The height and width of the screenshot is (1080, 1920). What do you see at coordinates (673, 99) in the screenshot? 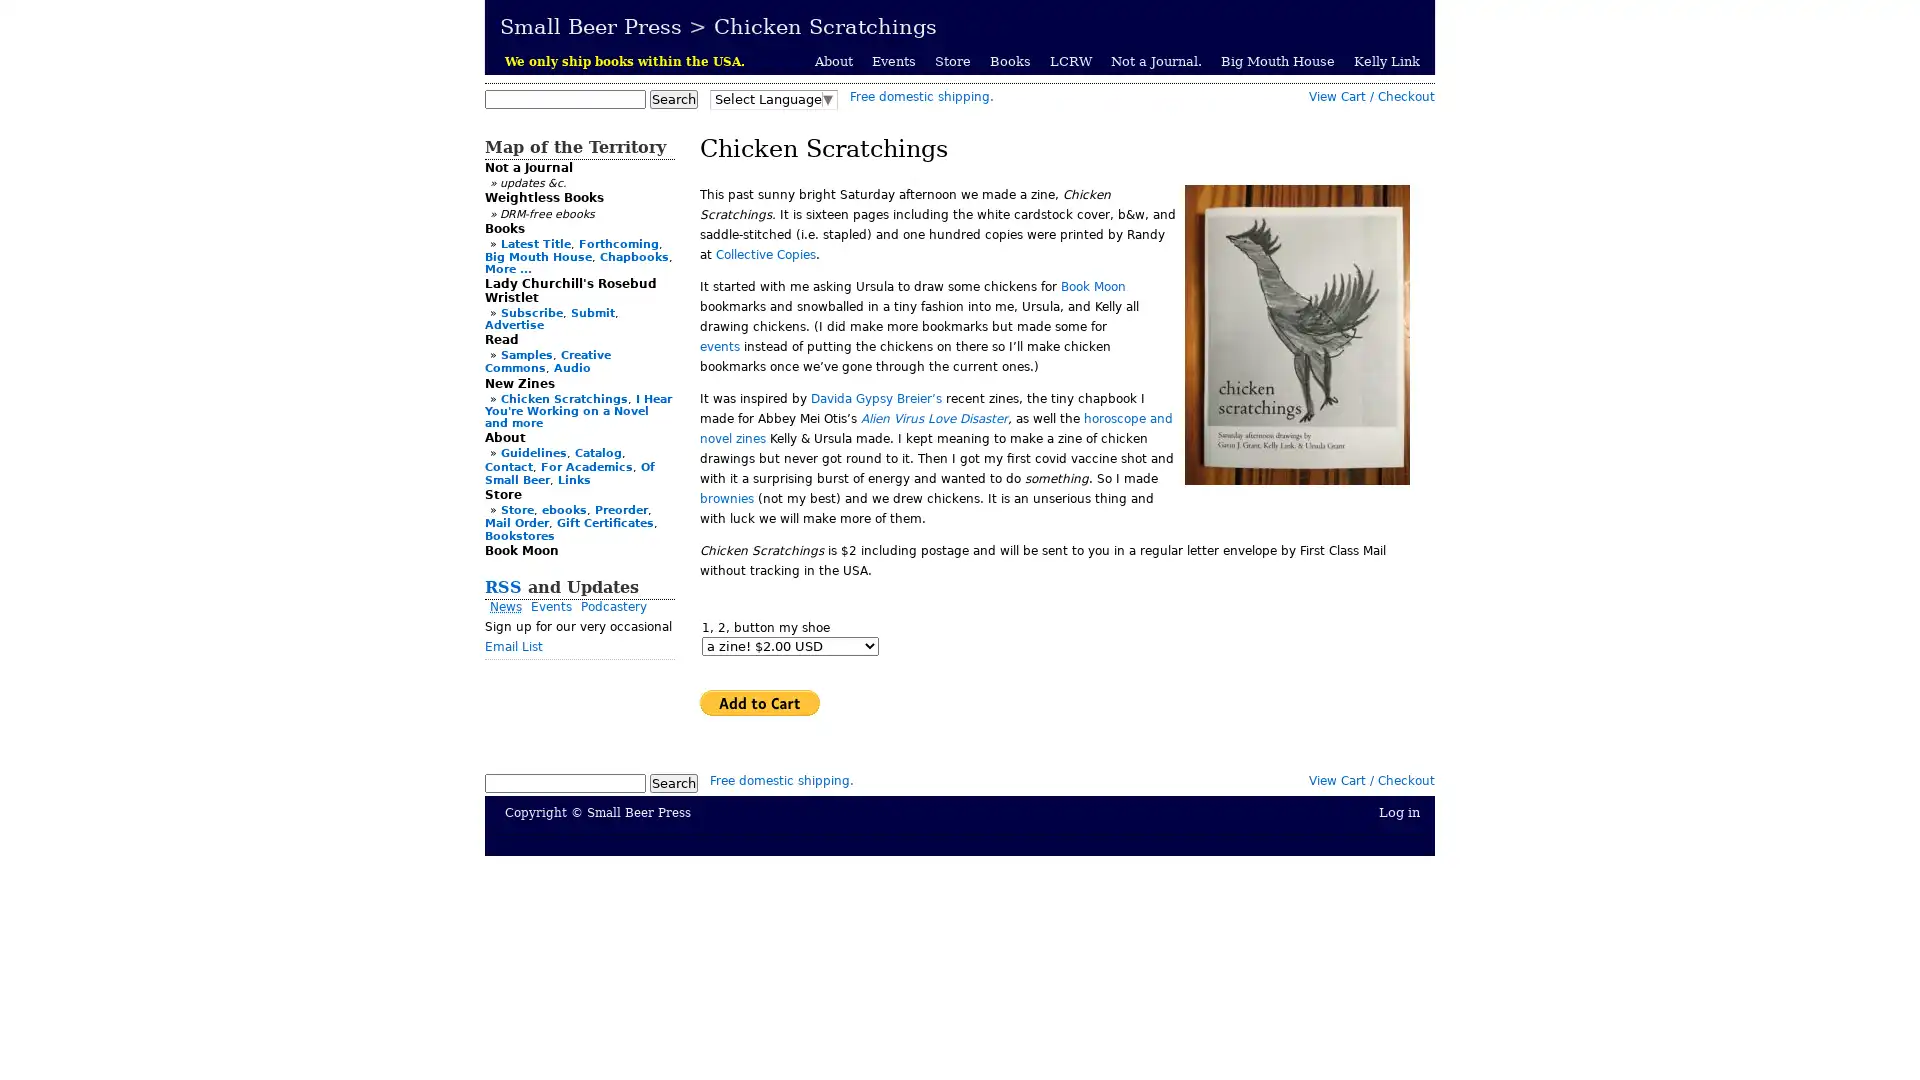
I see `Search` at bounding box center [673, 99].